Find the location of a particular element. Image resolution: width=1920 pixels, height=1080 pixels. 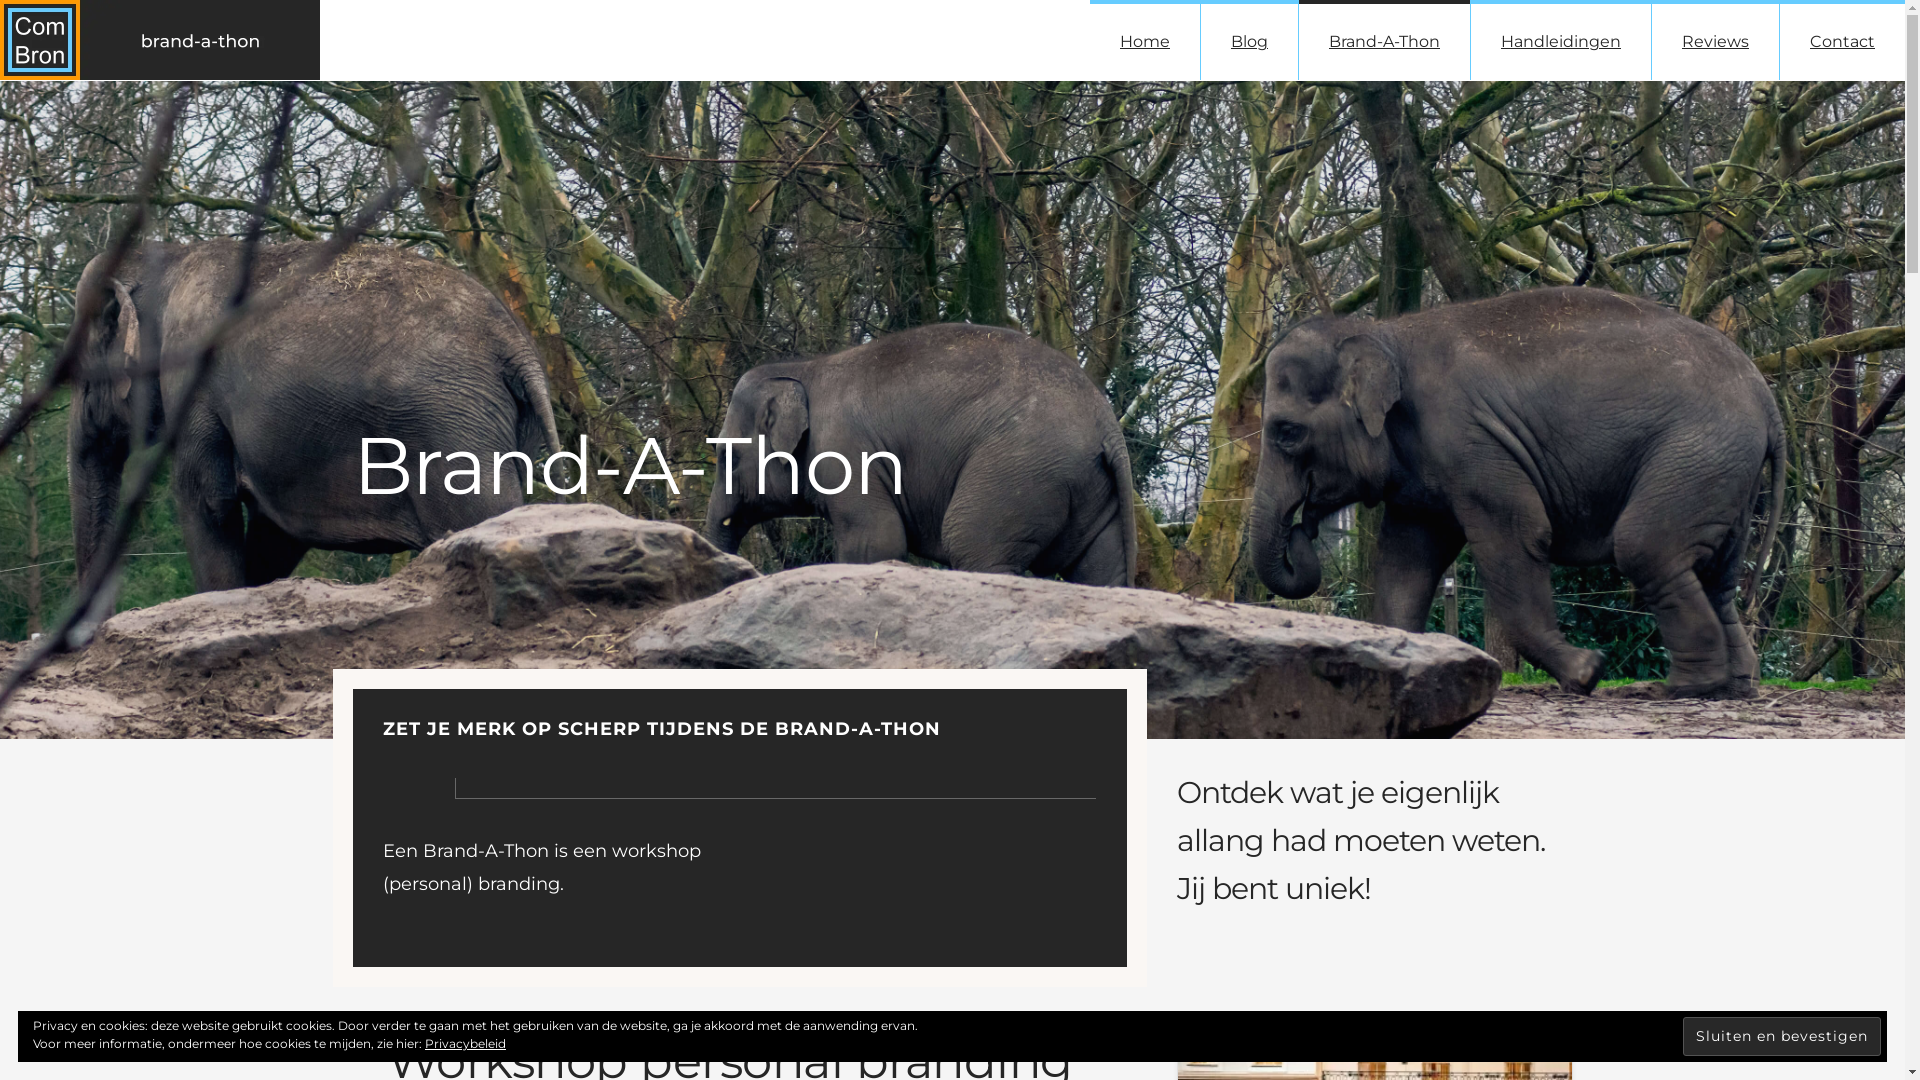

'ABONNEER DIRECT OP YOUTUBE' is located at coordinates (824, 889).